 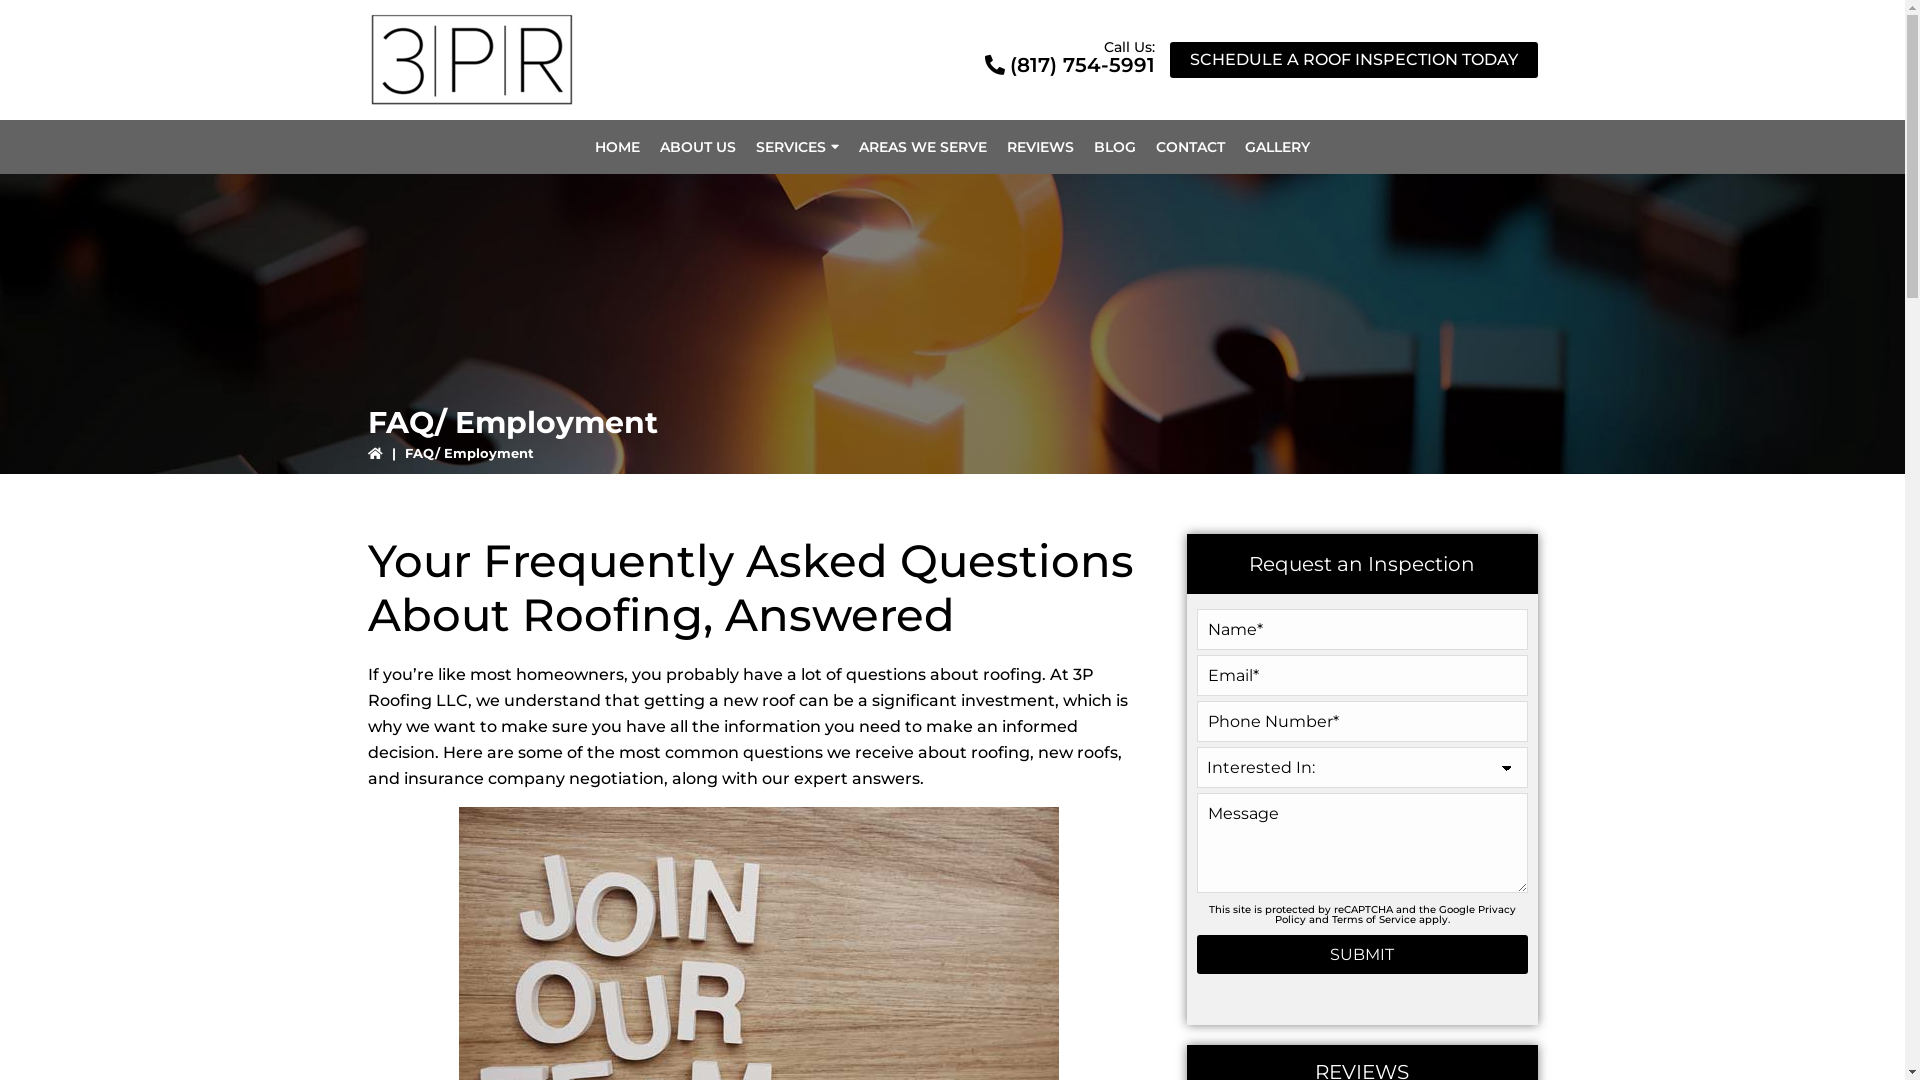 What do you see at coordinates (616, 145) in the screenshot?
I see `'HOME'` at bounding box center [616, 145].